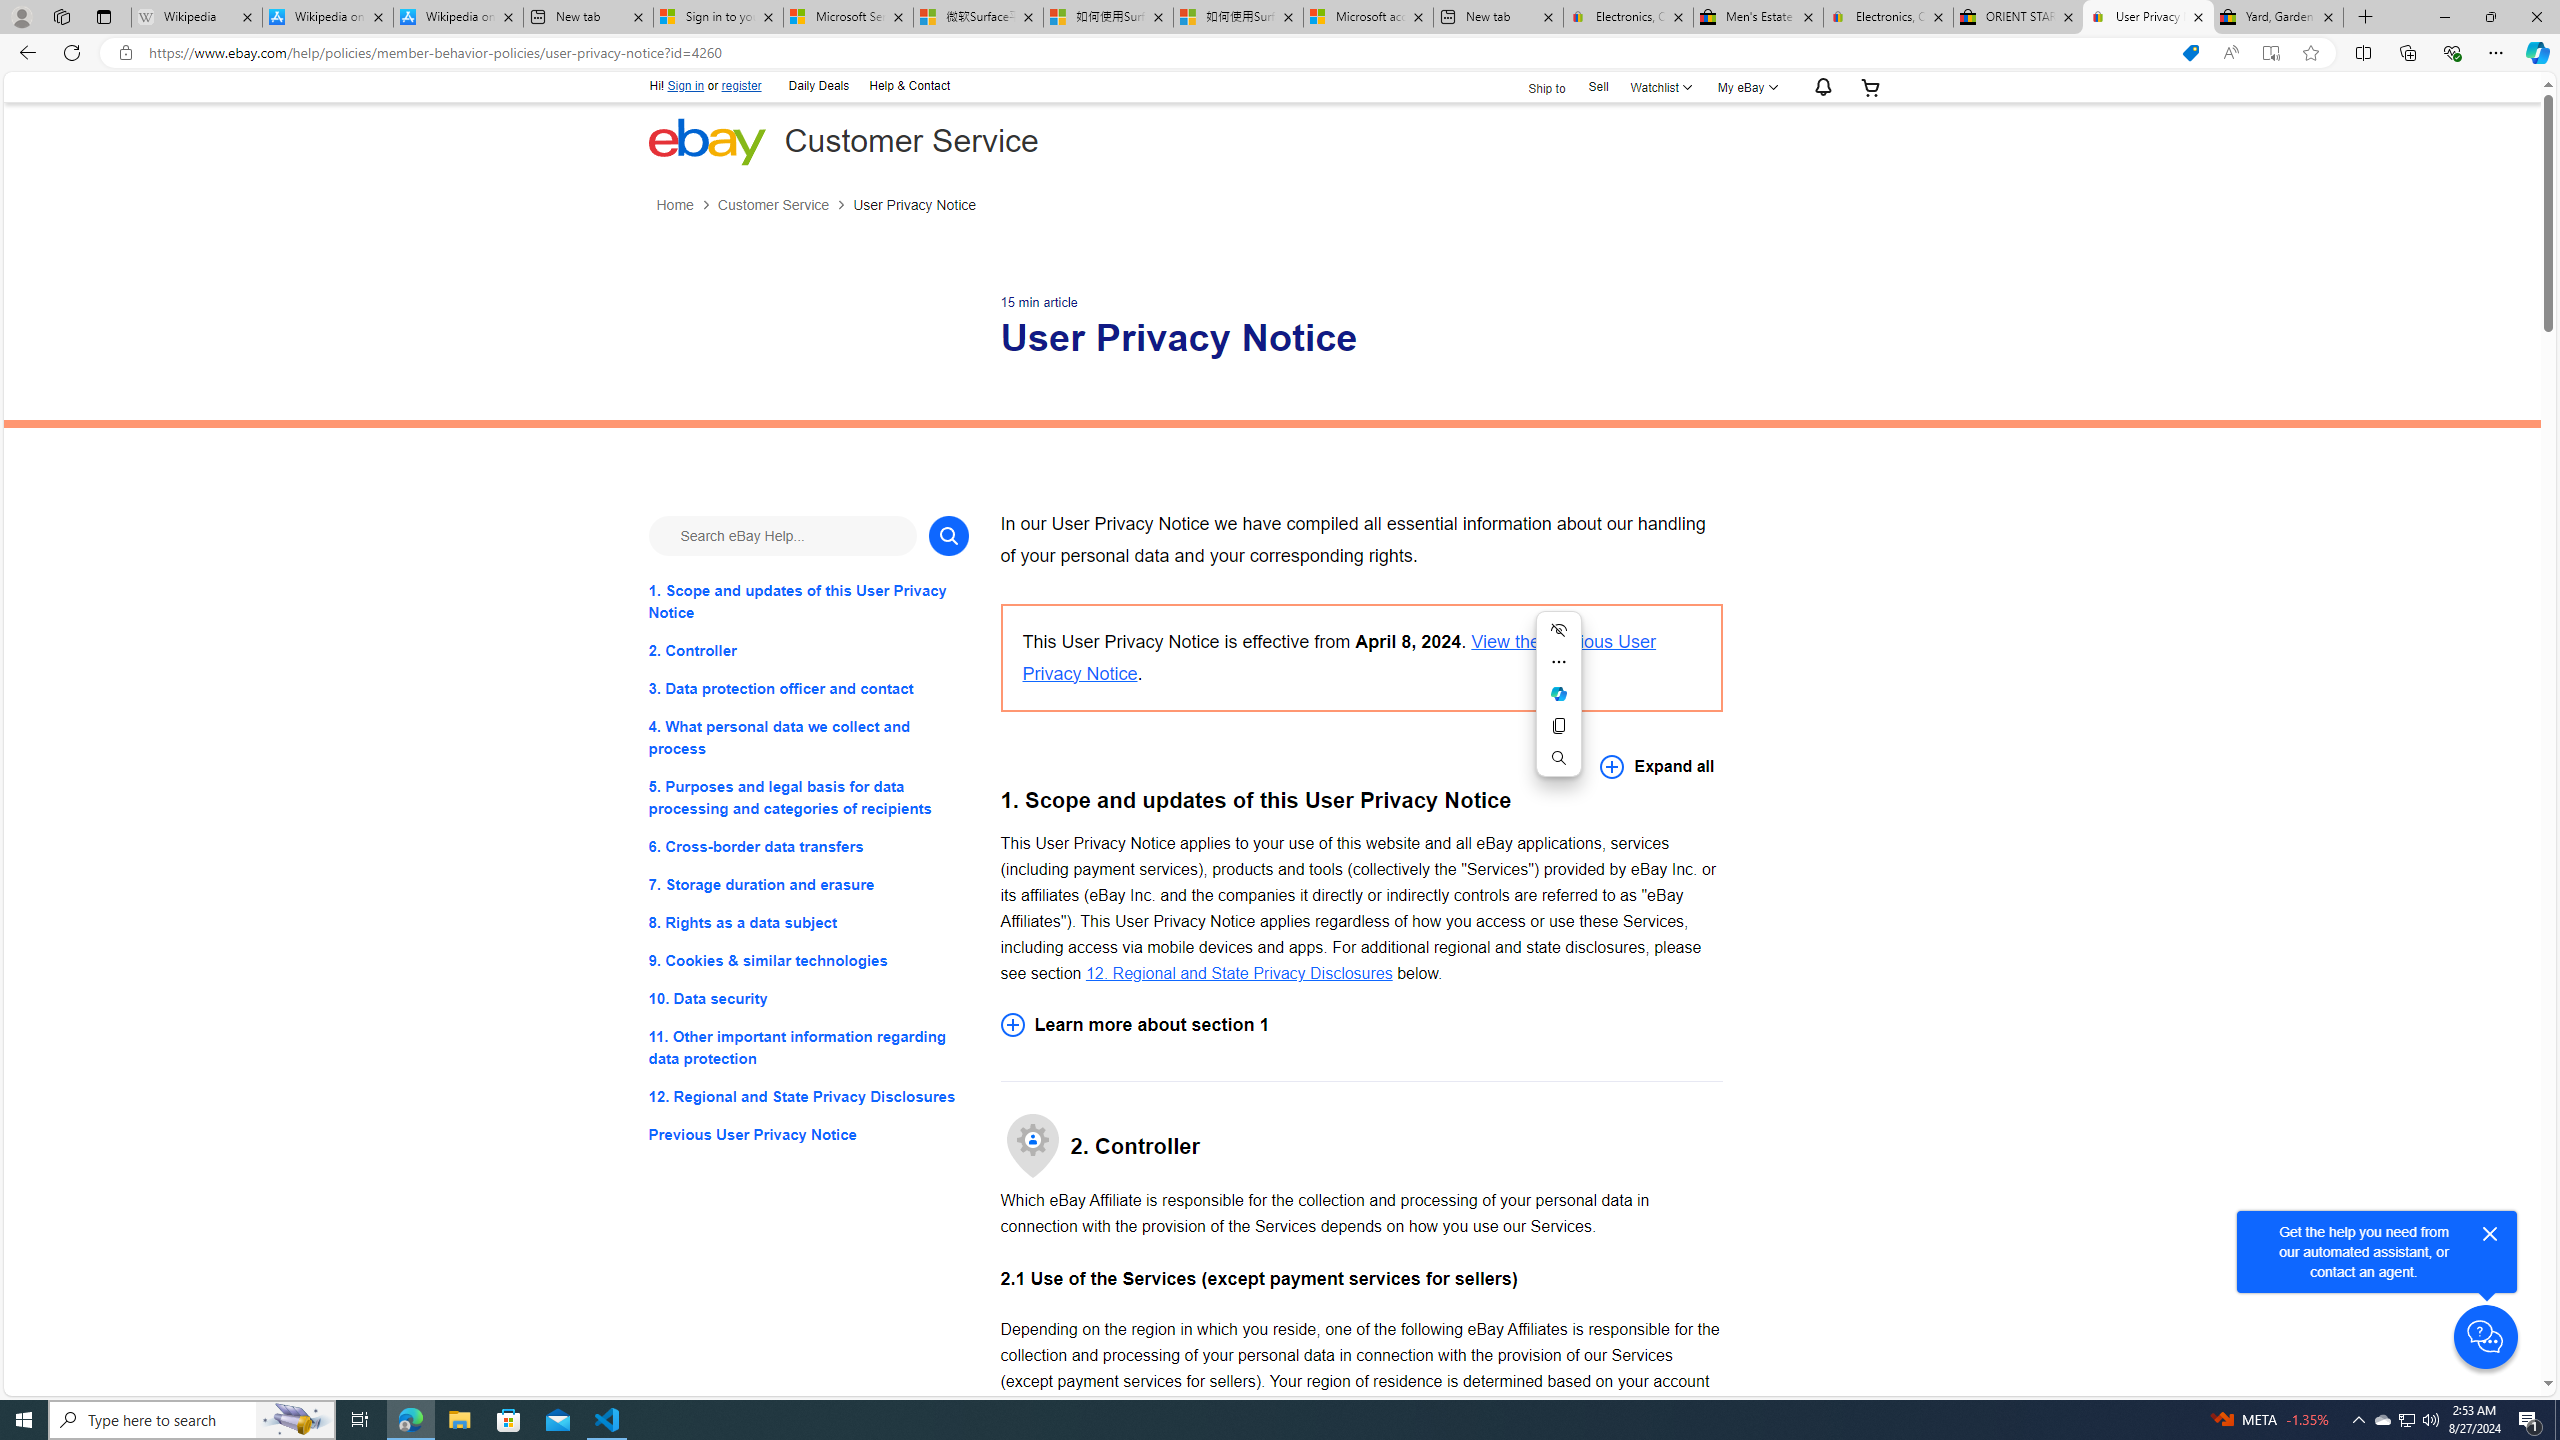 Image resolution: width=2560 pixels, height=1440 pixels. What do you see at coordinates (741, 85) in the screenshot?
I see `'register'` at bounding box center [741, 85].